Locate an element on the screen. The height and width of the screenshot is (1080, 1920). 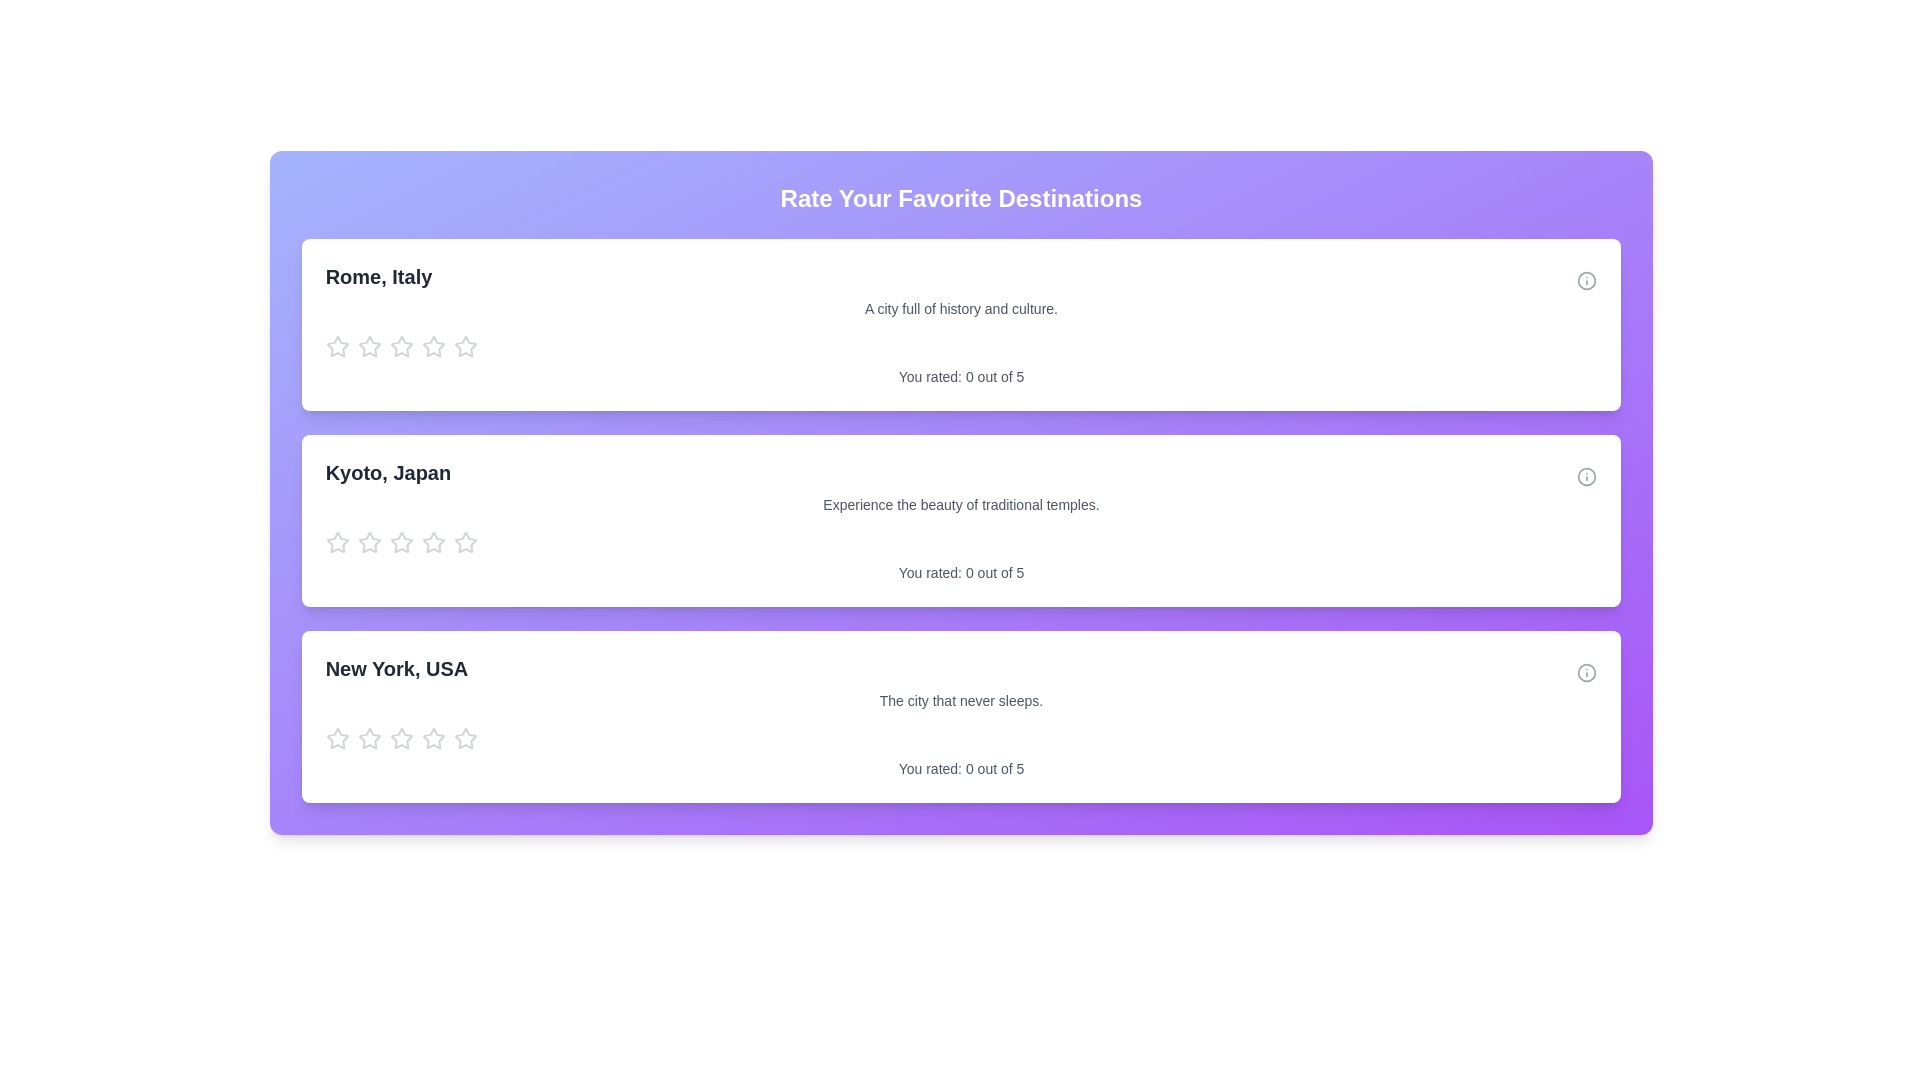
the clickable star icon used in the rating system, which is the leftmost star directly below the 'Rome, Italy' title is located at coordinates (337, 345).